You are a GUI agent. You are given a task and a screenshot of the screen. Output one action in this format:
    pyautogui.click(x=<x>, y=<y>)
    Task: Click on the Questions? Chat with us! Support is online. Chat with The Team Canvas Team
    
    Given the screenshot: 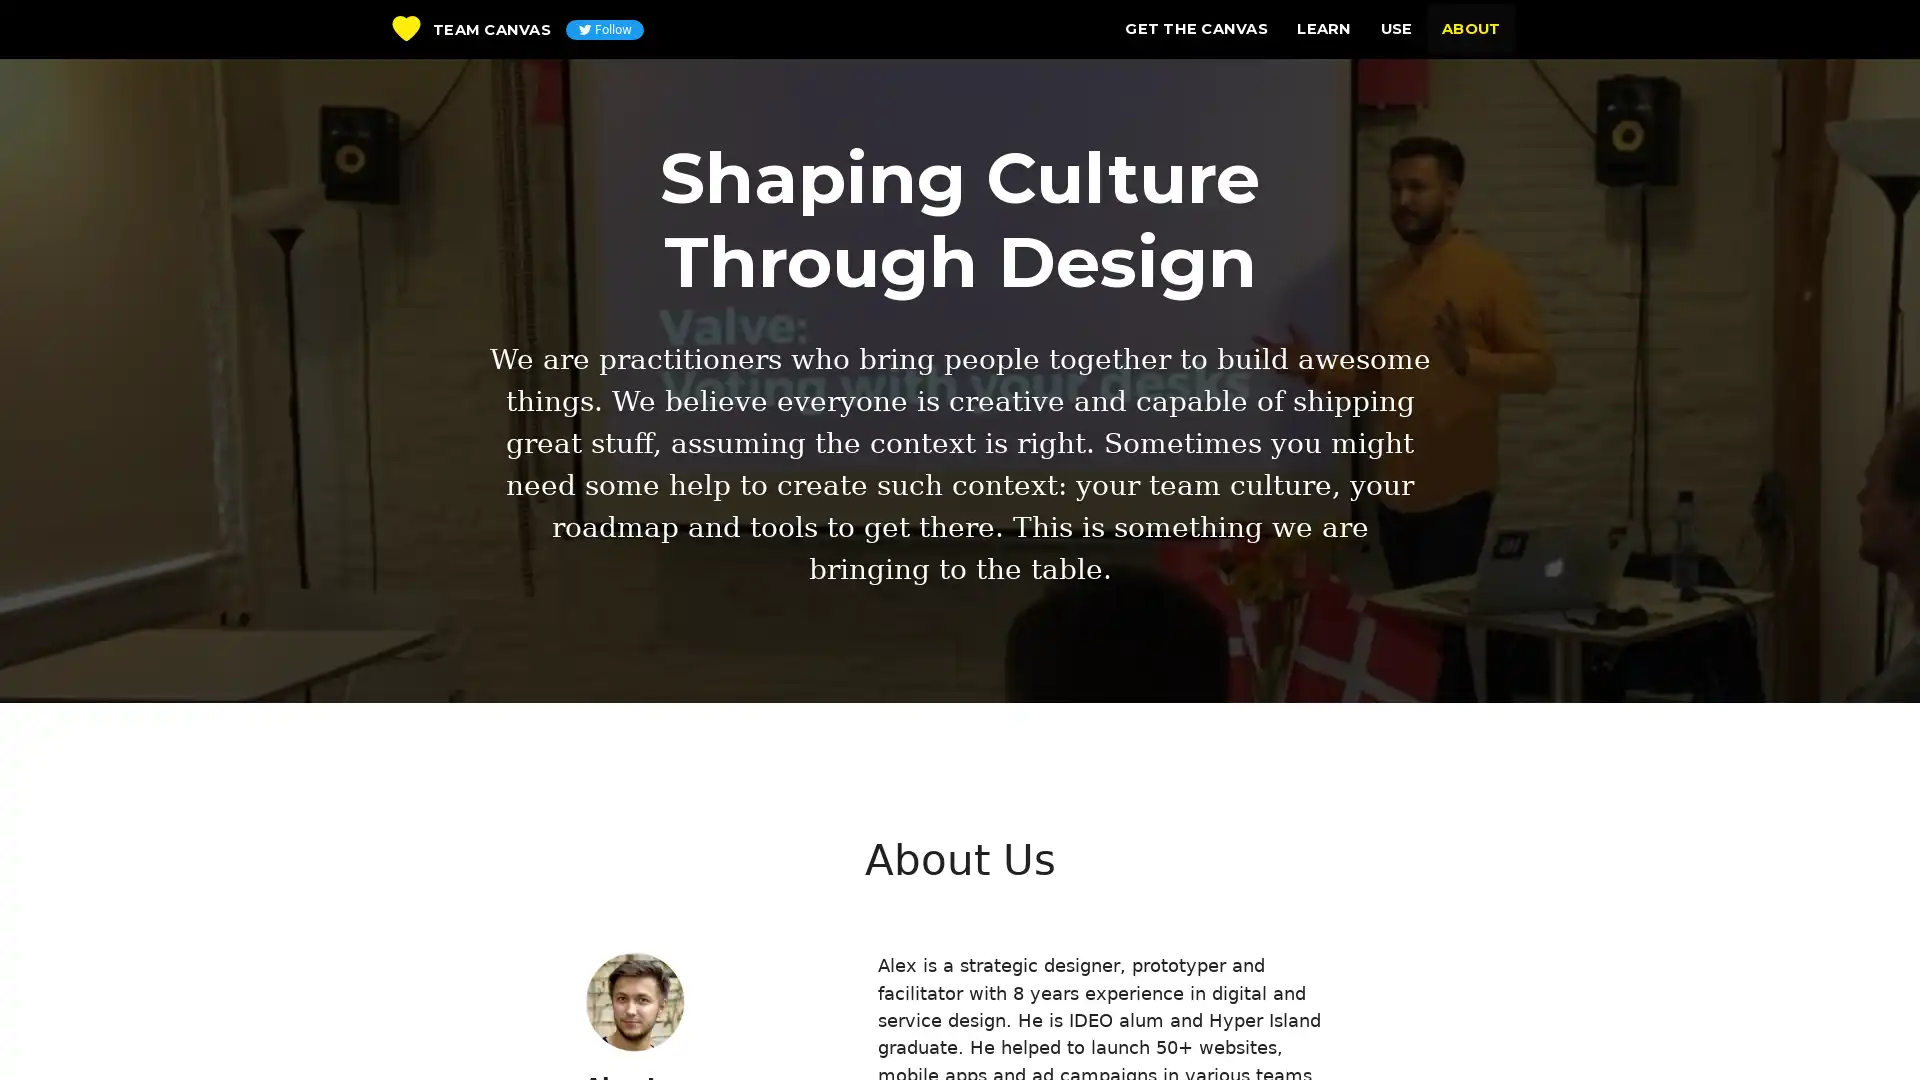 What is the action you would take?
    pyautogui.click(x=1865, y=1029)
    